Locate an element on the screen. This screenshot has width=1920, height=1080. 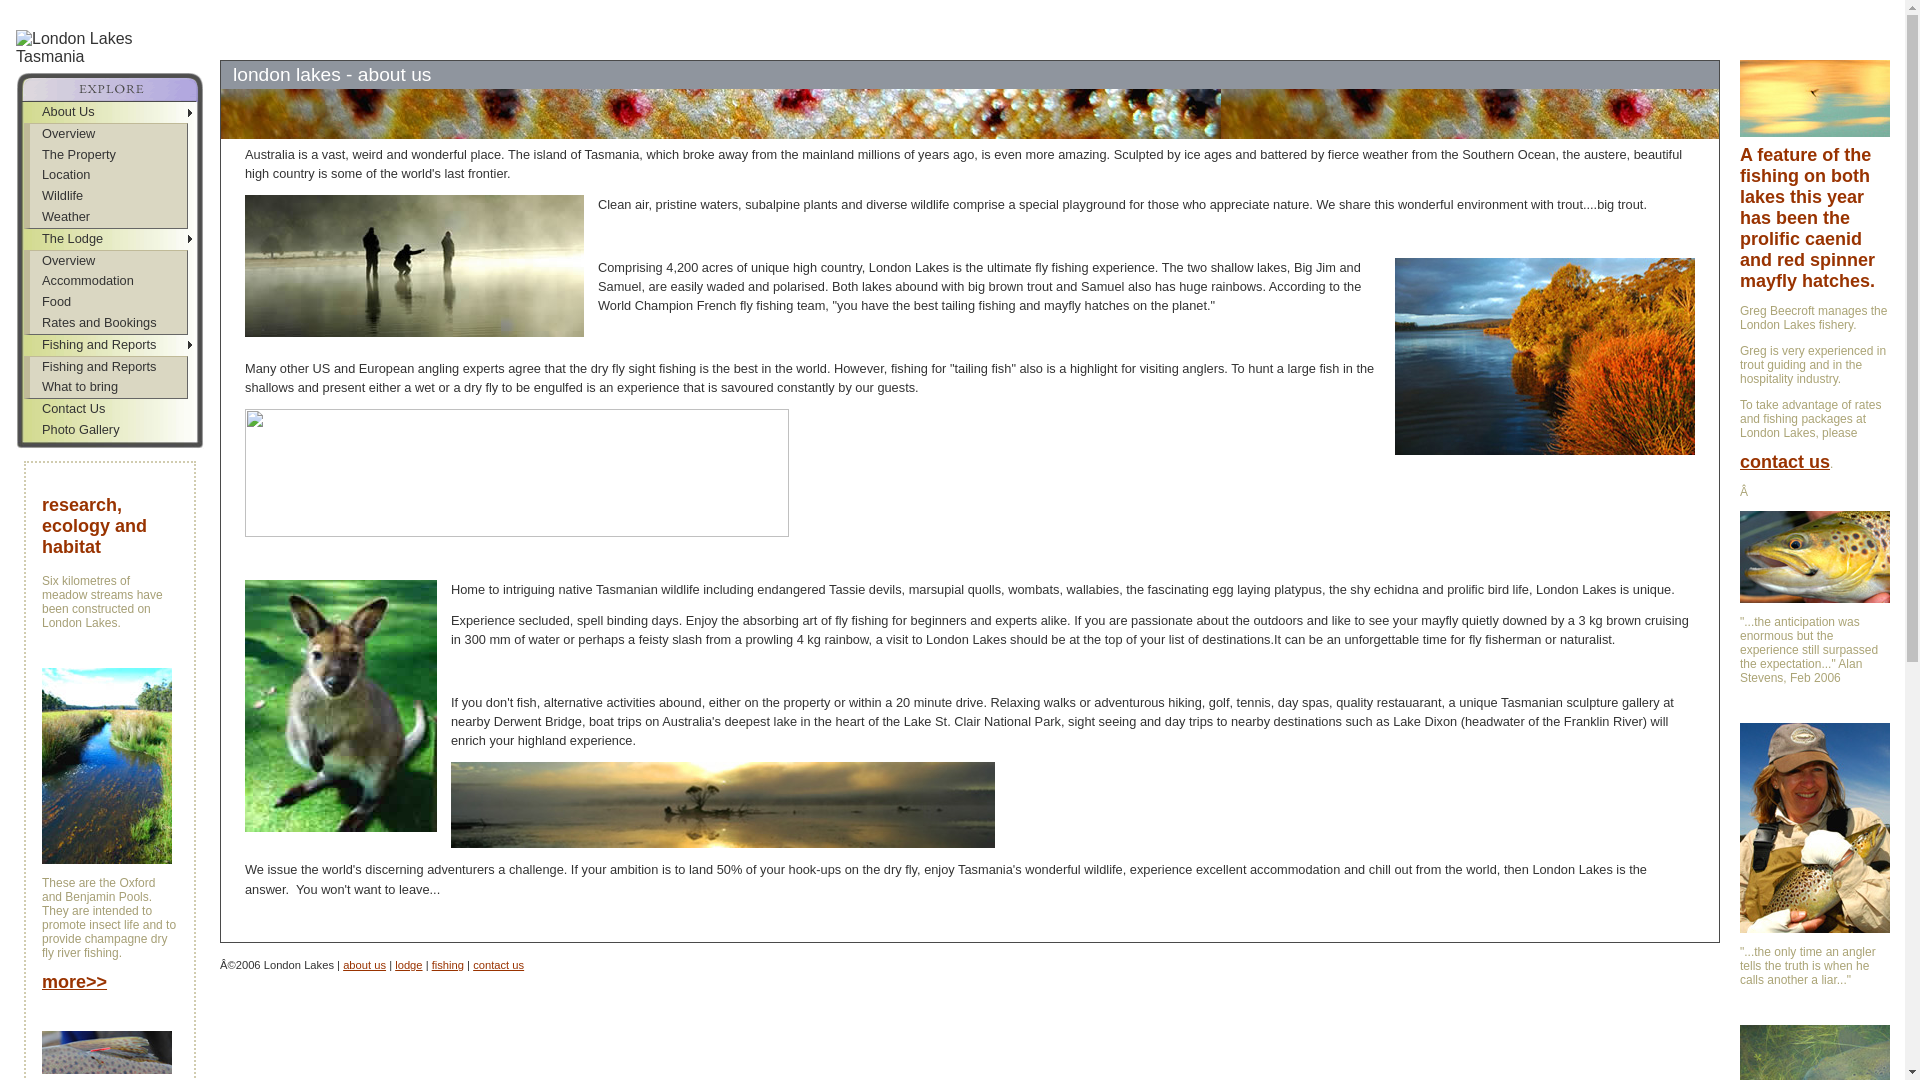
'The Lodge' is located at coordinates (109, 238).